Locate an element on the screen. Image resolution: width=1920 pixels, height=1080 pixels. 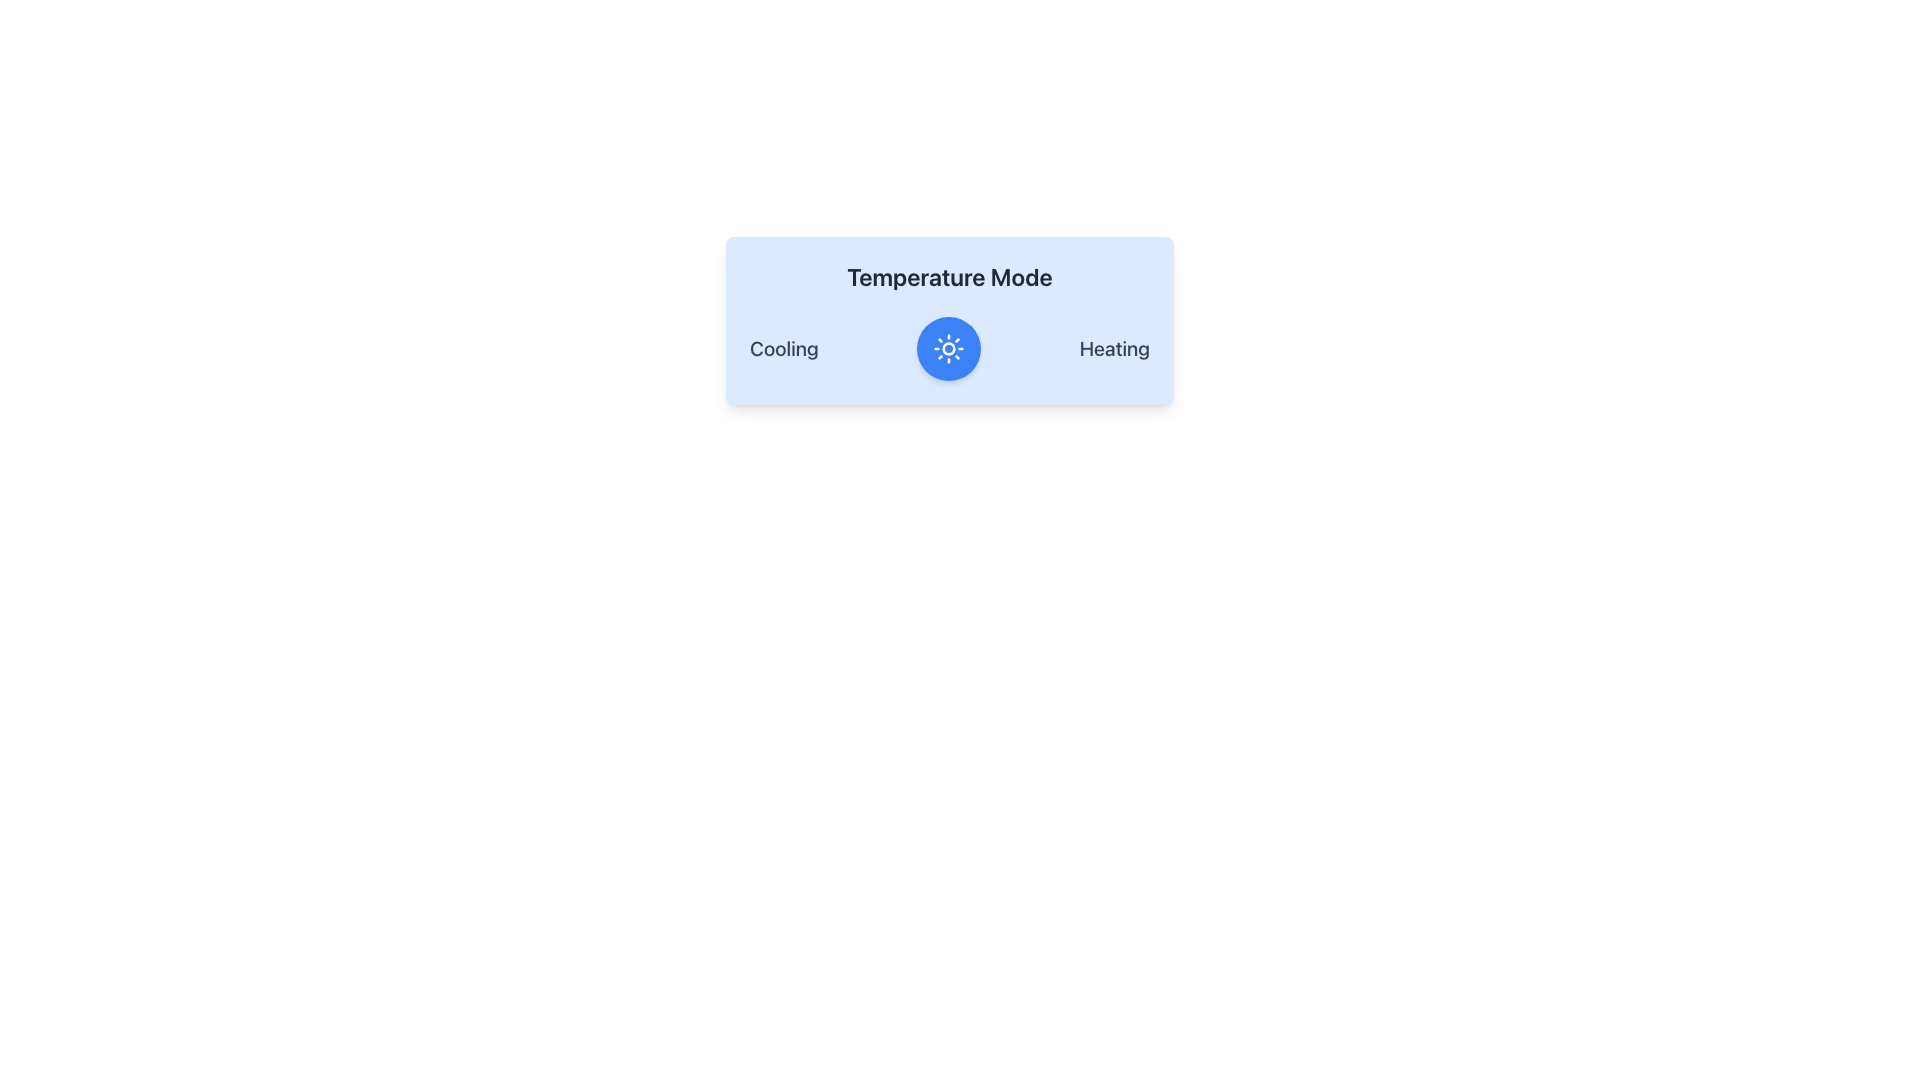
the central circular icon with a blue sun symbol in the toggle-like layout of the Temperature Mode component is located at coordinates (949, 347).